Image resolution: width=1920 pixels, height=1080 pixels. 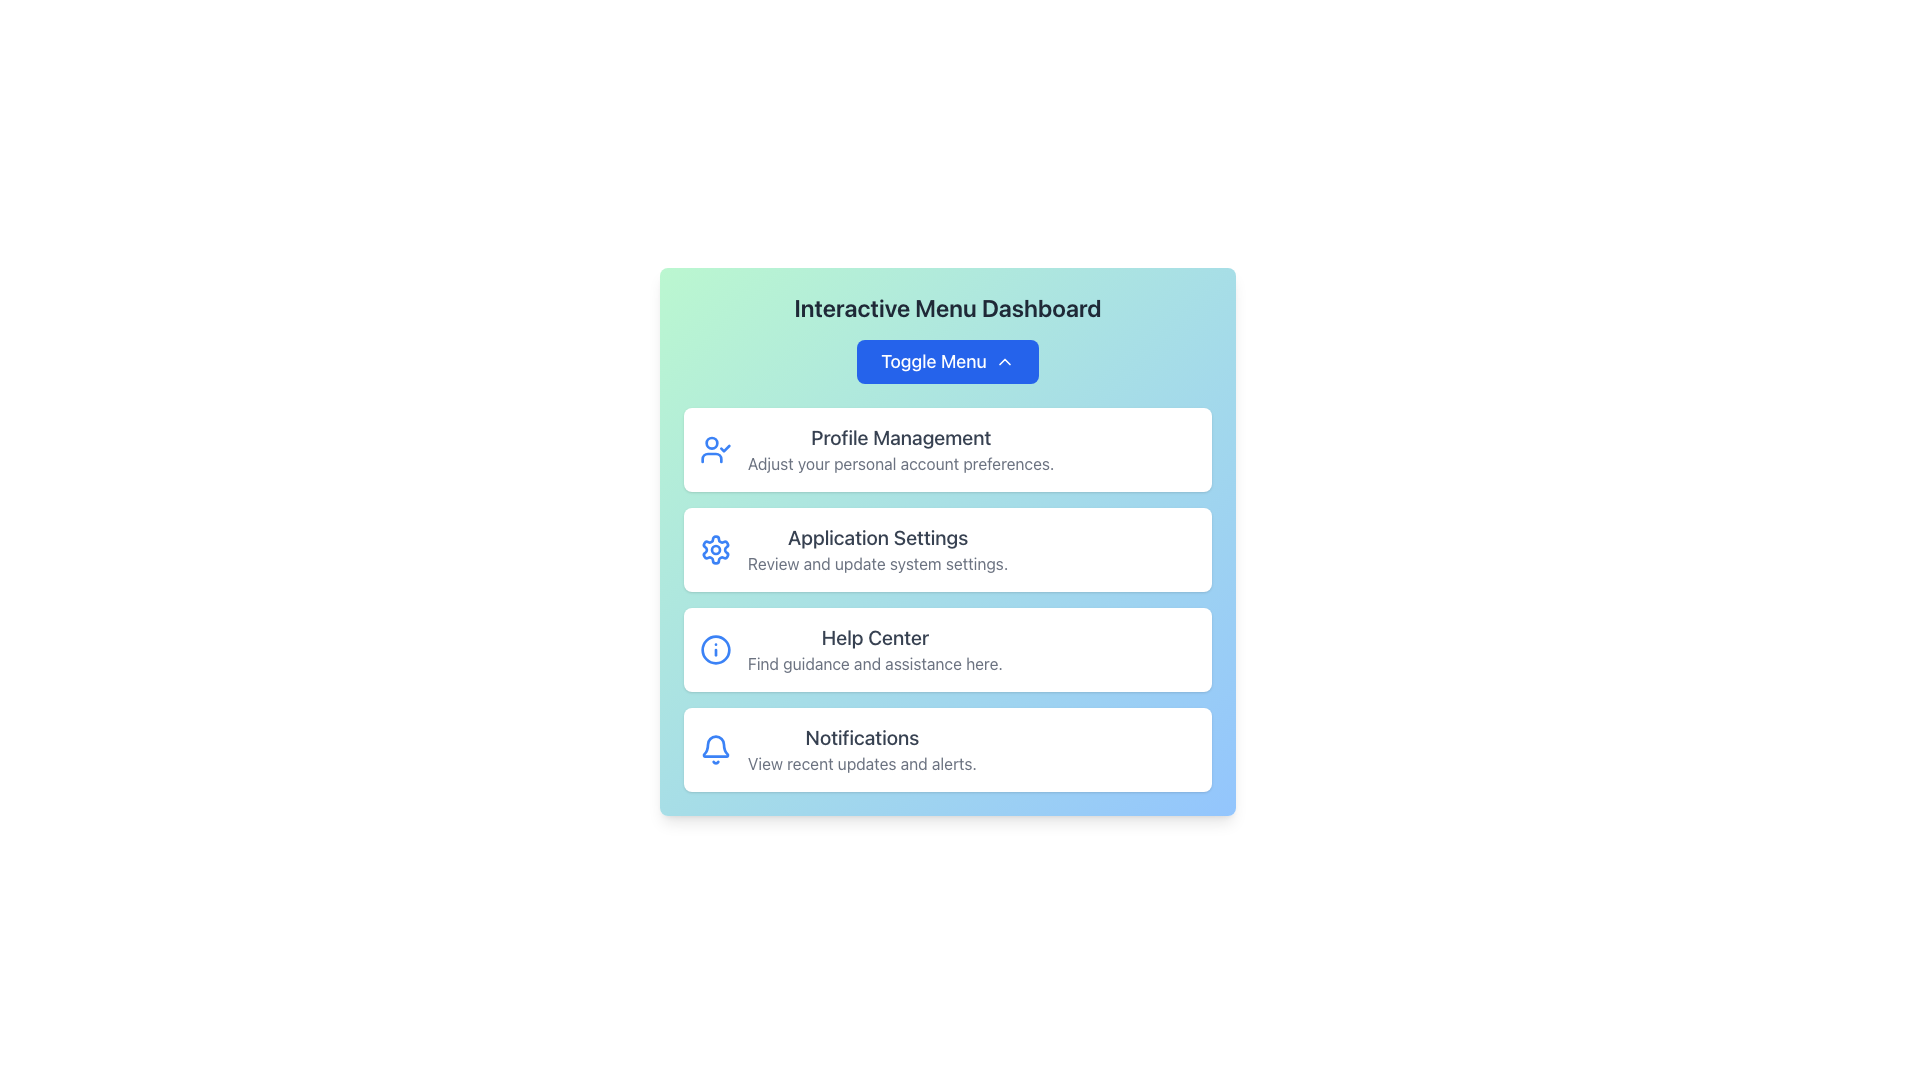 What do you see at coordinates (715, 450) in the screenshot?
I see `the 'Profile Management' icon located on the left side of the topmost card in the vertical stack of options` at bounding box center [715, 450].